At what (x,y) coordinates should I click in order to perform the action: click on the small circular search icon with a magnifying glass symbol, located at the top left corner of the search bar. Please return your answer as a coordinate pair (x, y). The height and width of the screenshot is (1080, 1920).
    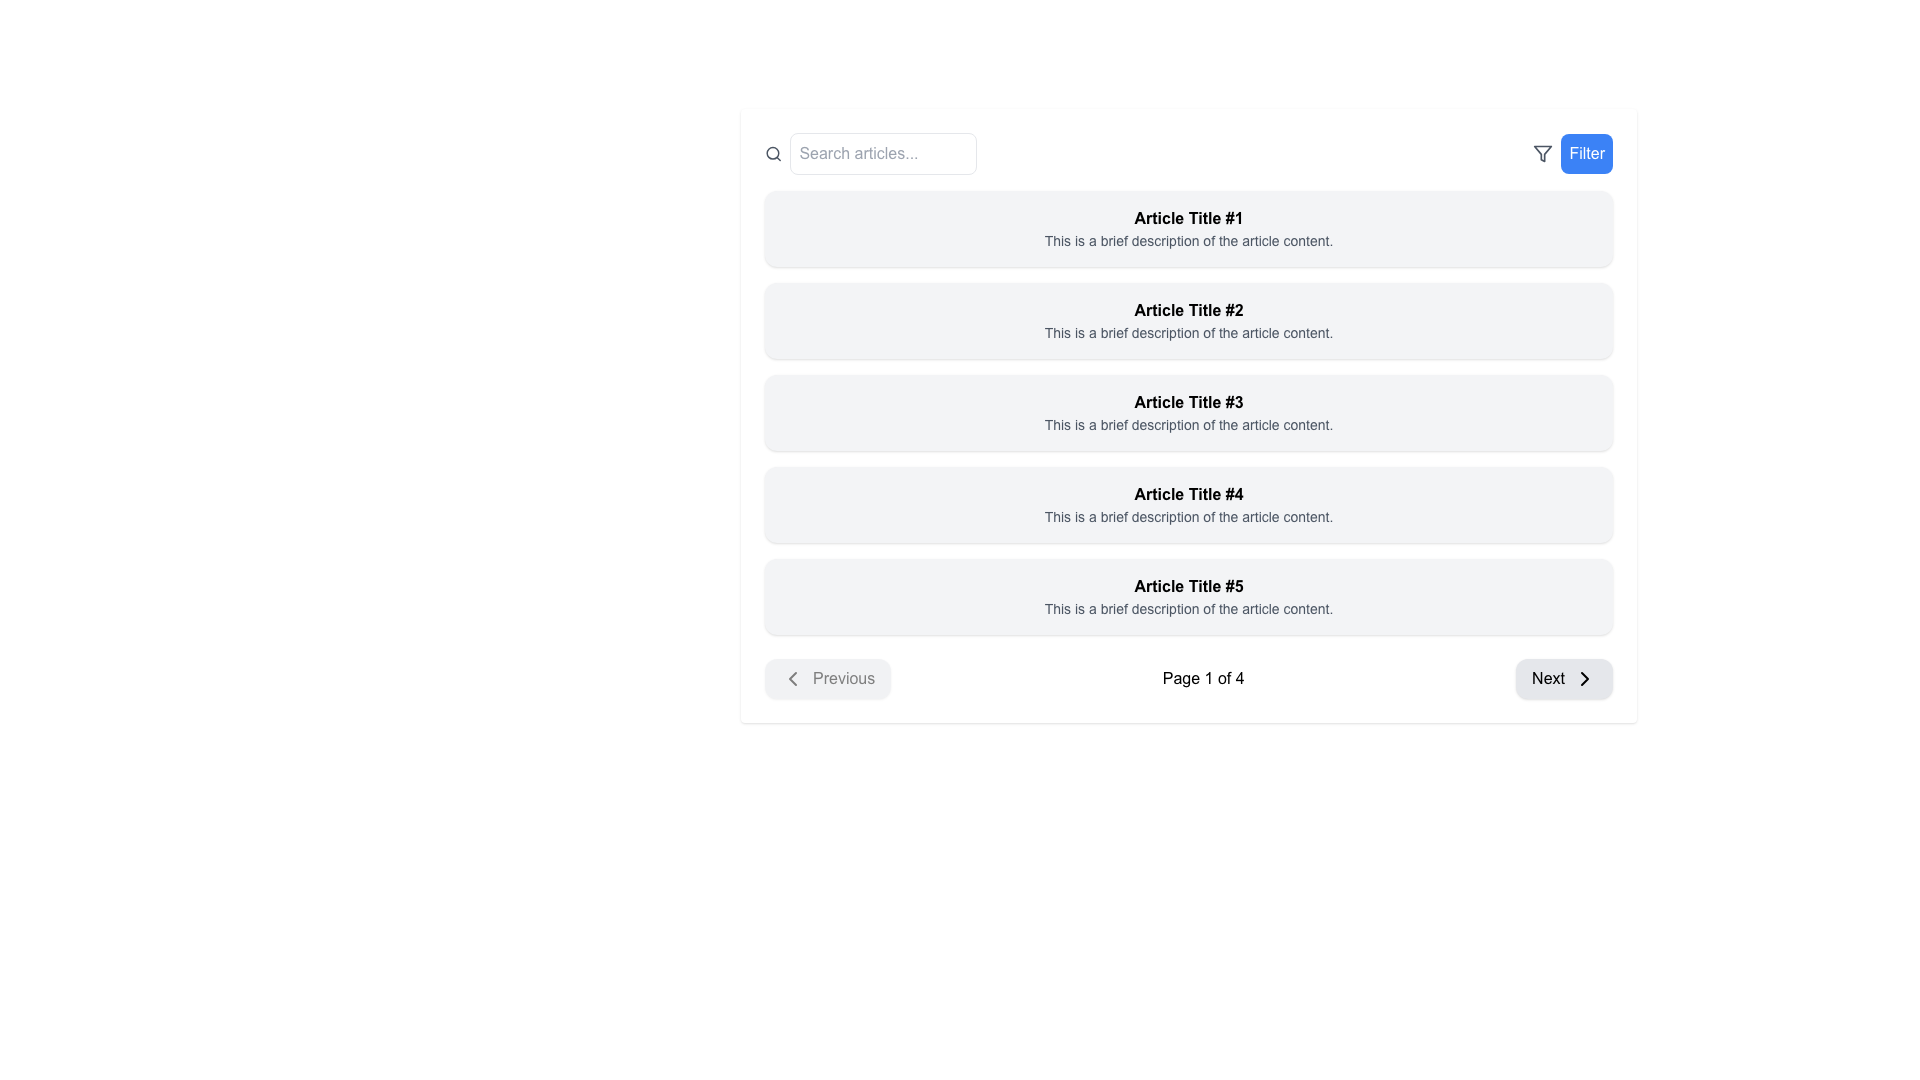
    Looking at the image, I should click on (772, 153).